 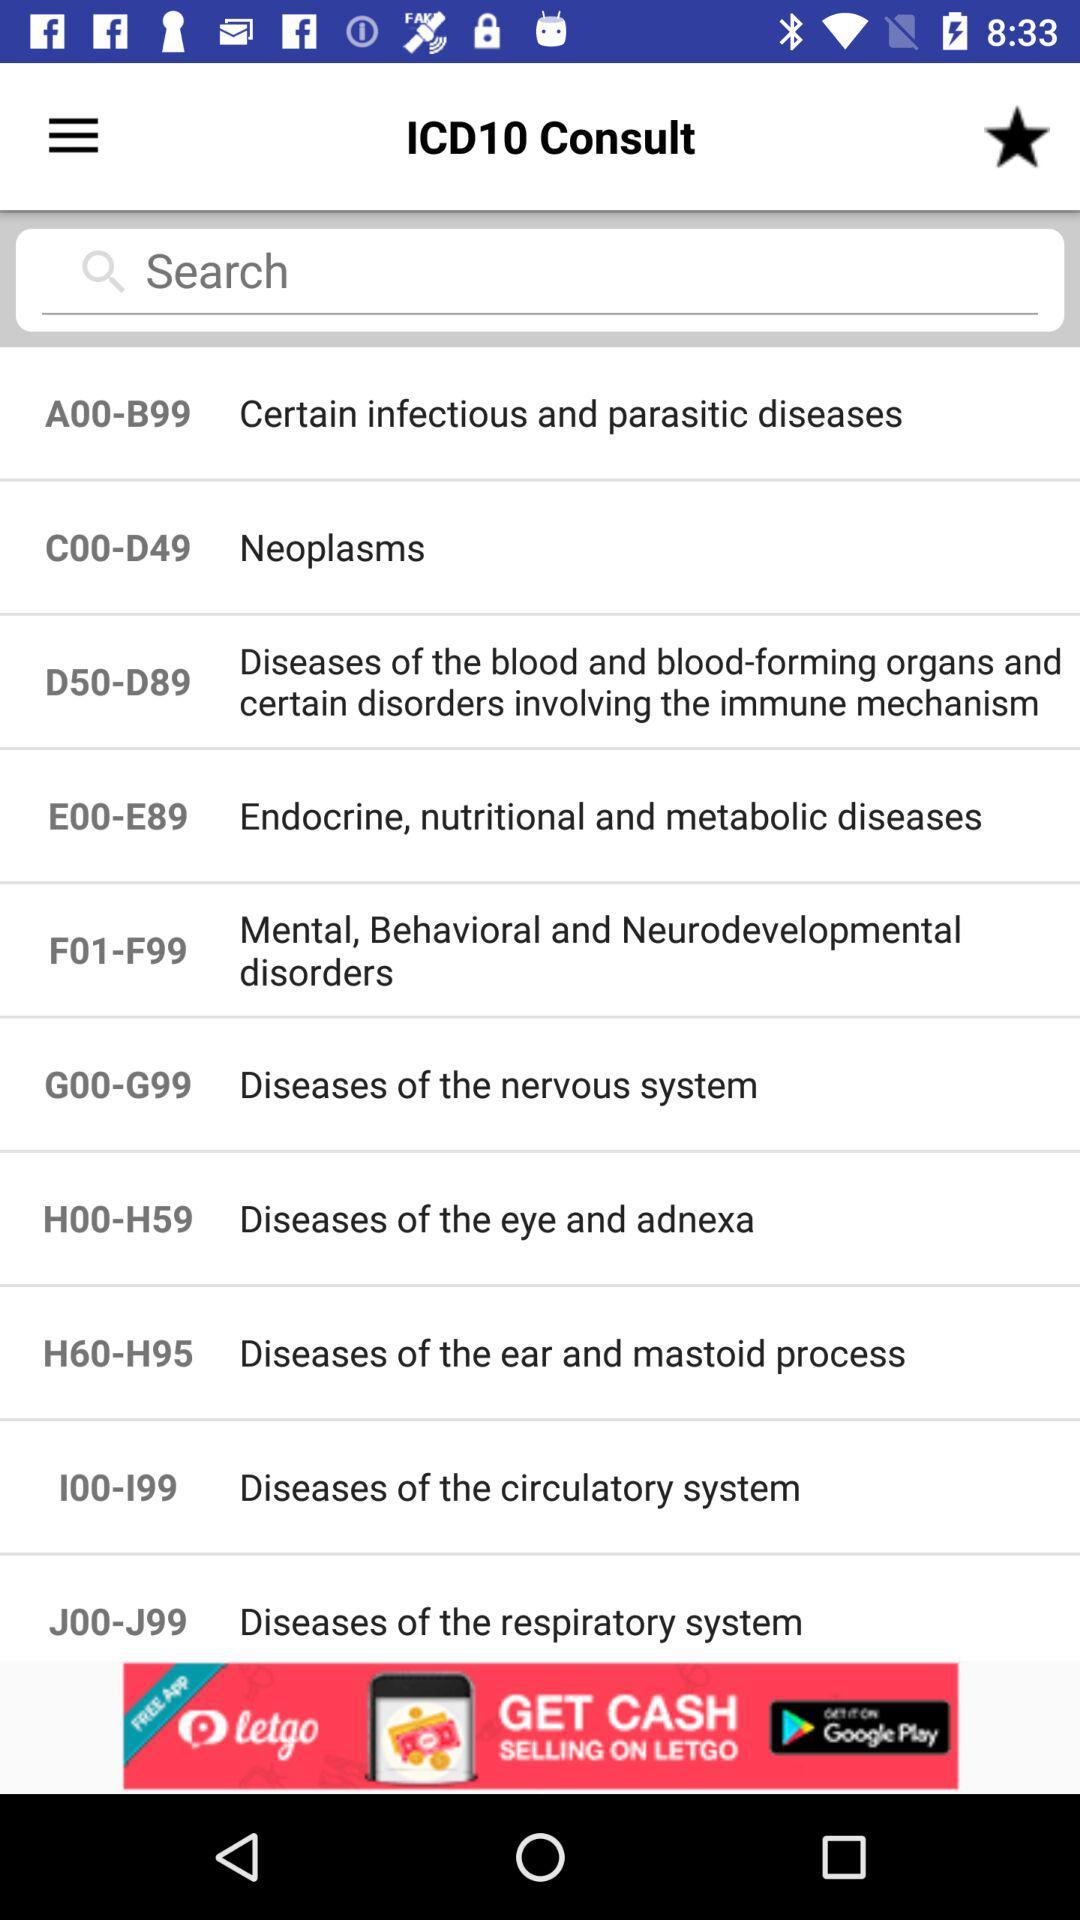 What do you see at coordinates (118, 815) in the screenshot?
I see `item above the f01-f99 item` at bounding box center [118, 815].